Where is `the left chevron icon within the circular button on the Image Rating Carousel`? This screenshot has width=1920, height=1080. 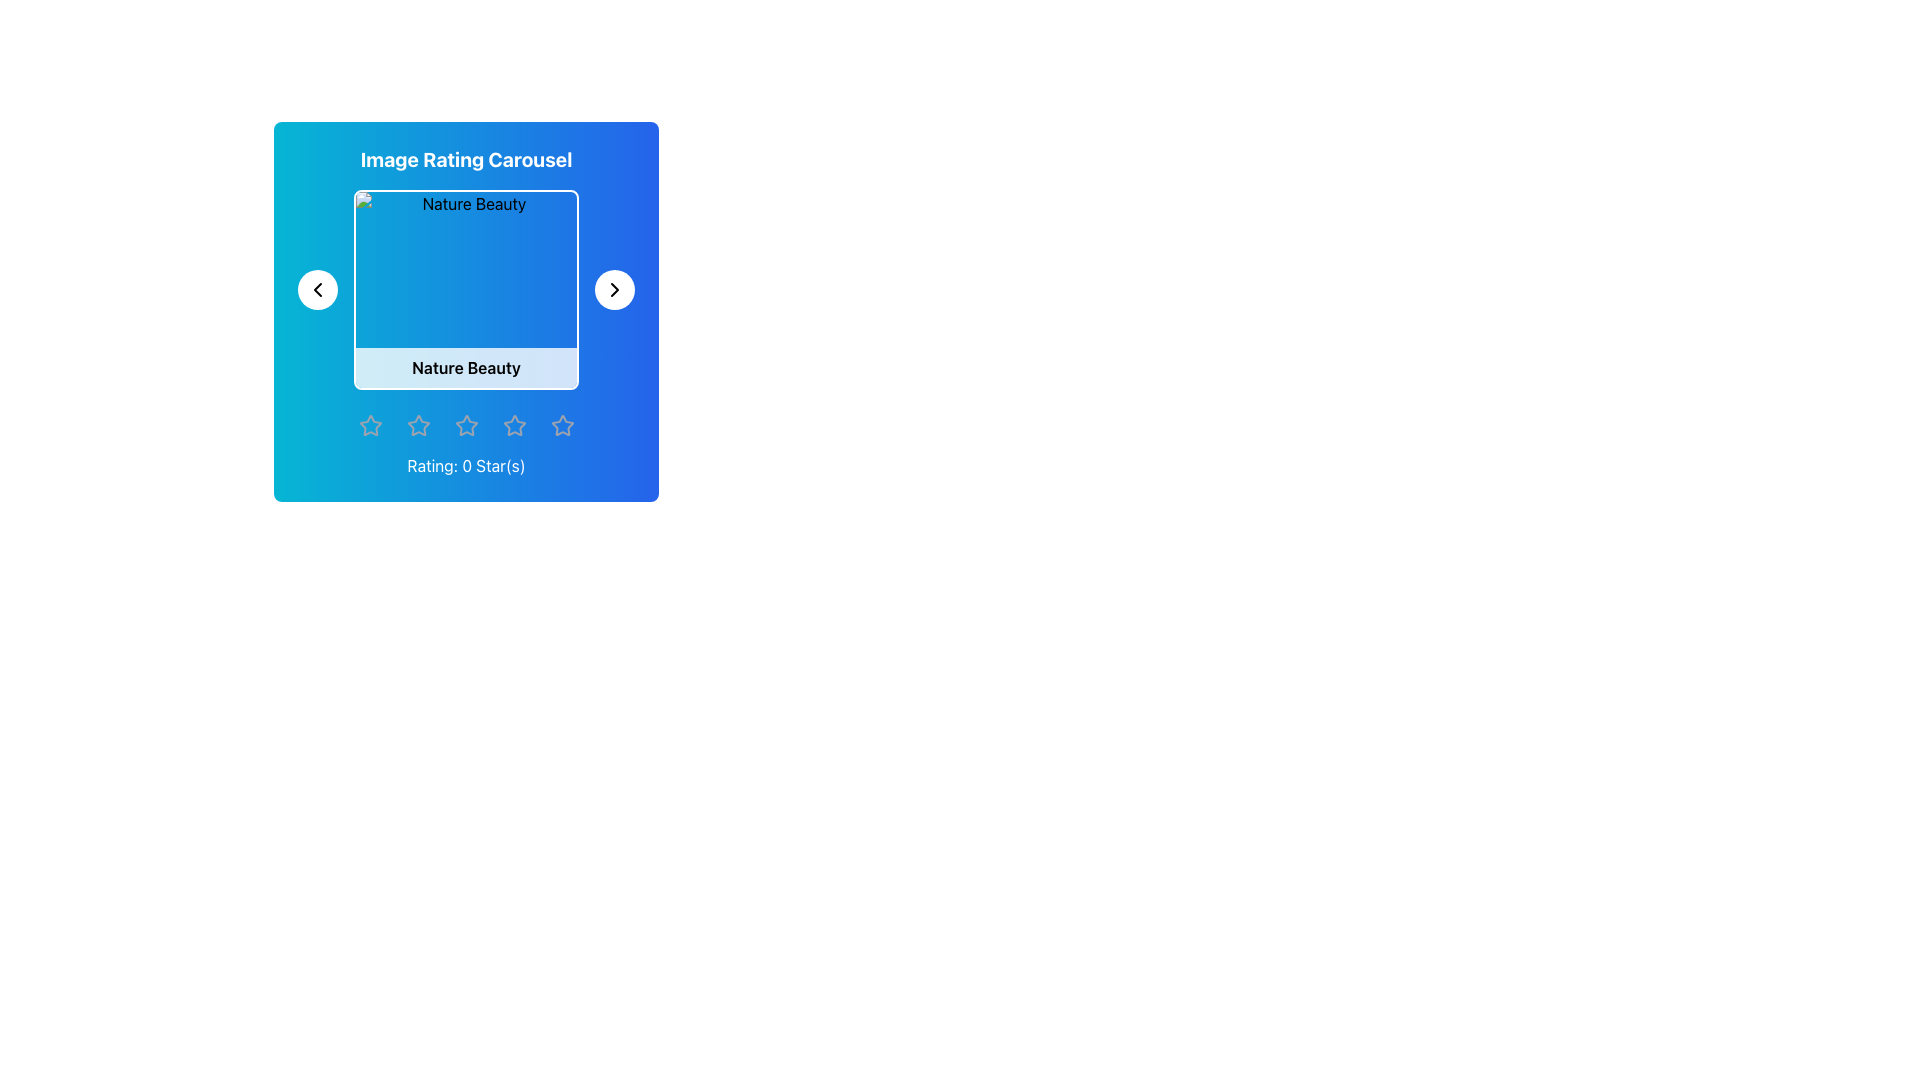 the left chevron icon within the circular button on the Image Rating Carousel is located at coordinates (316, 289).